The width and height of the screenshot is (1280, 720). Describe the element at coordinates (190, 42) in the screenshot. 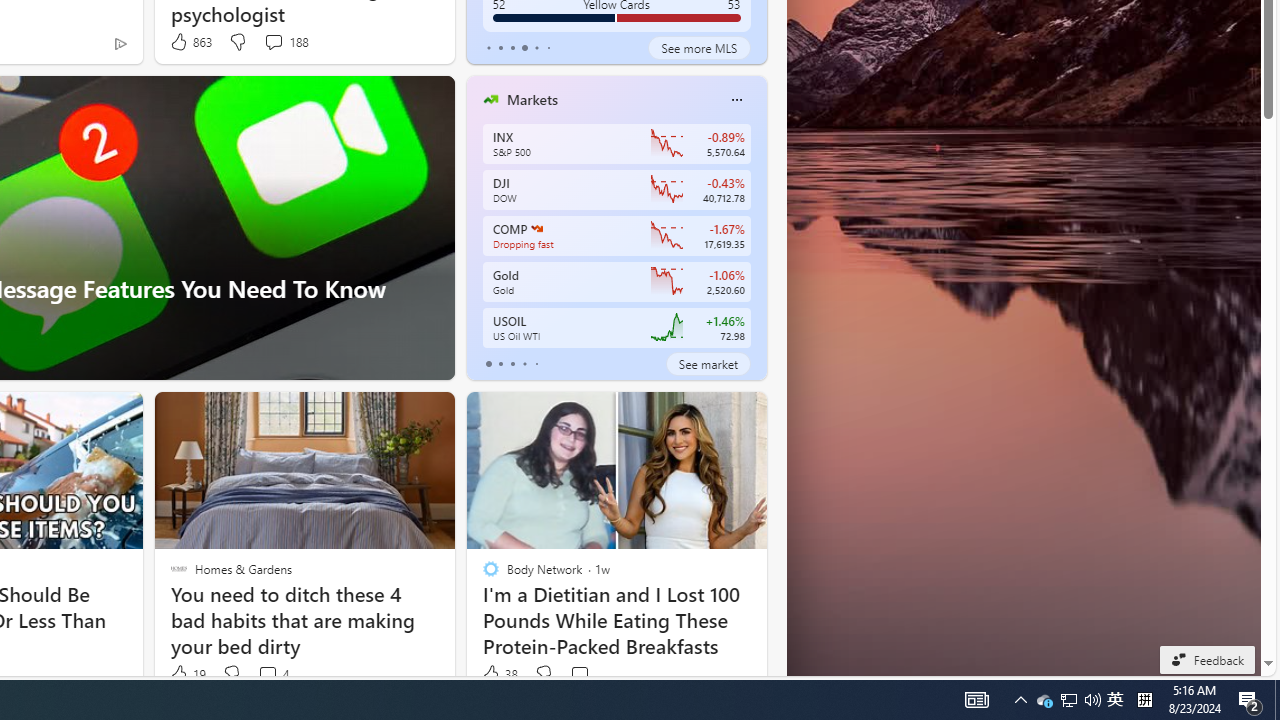

I see `'863 Like'` at that location.